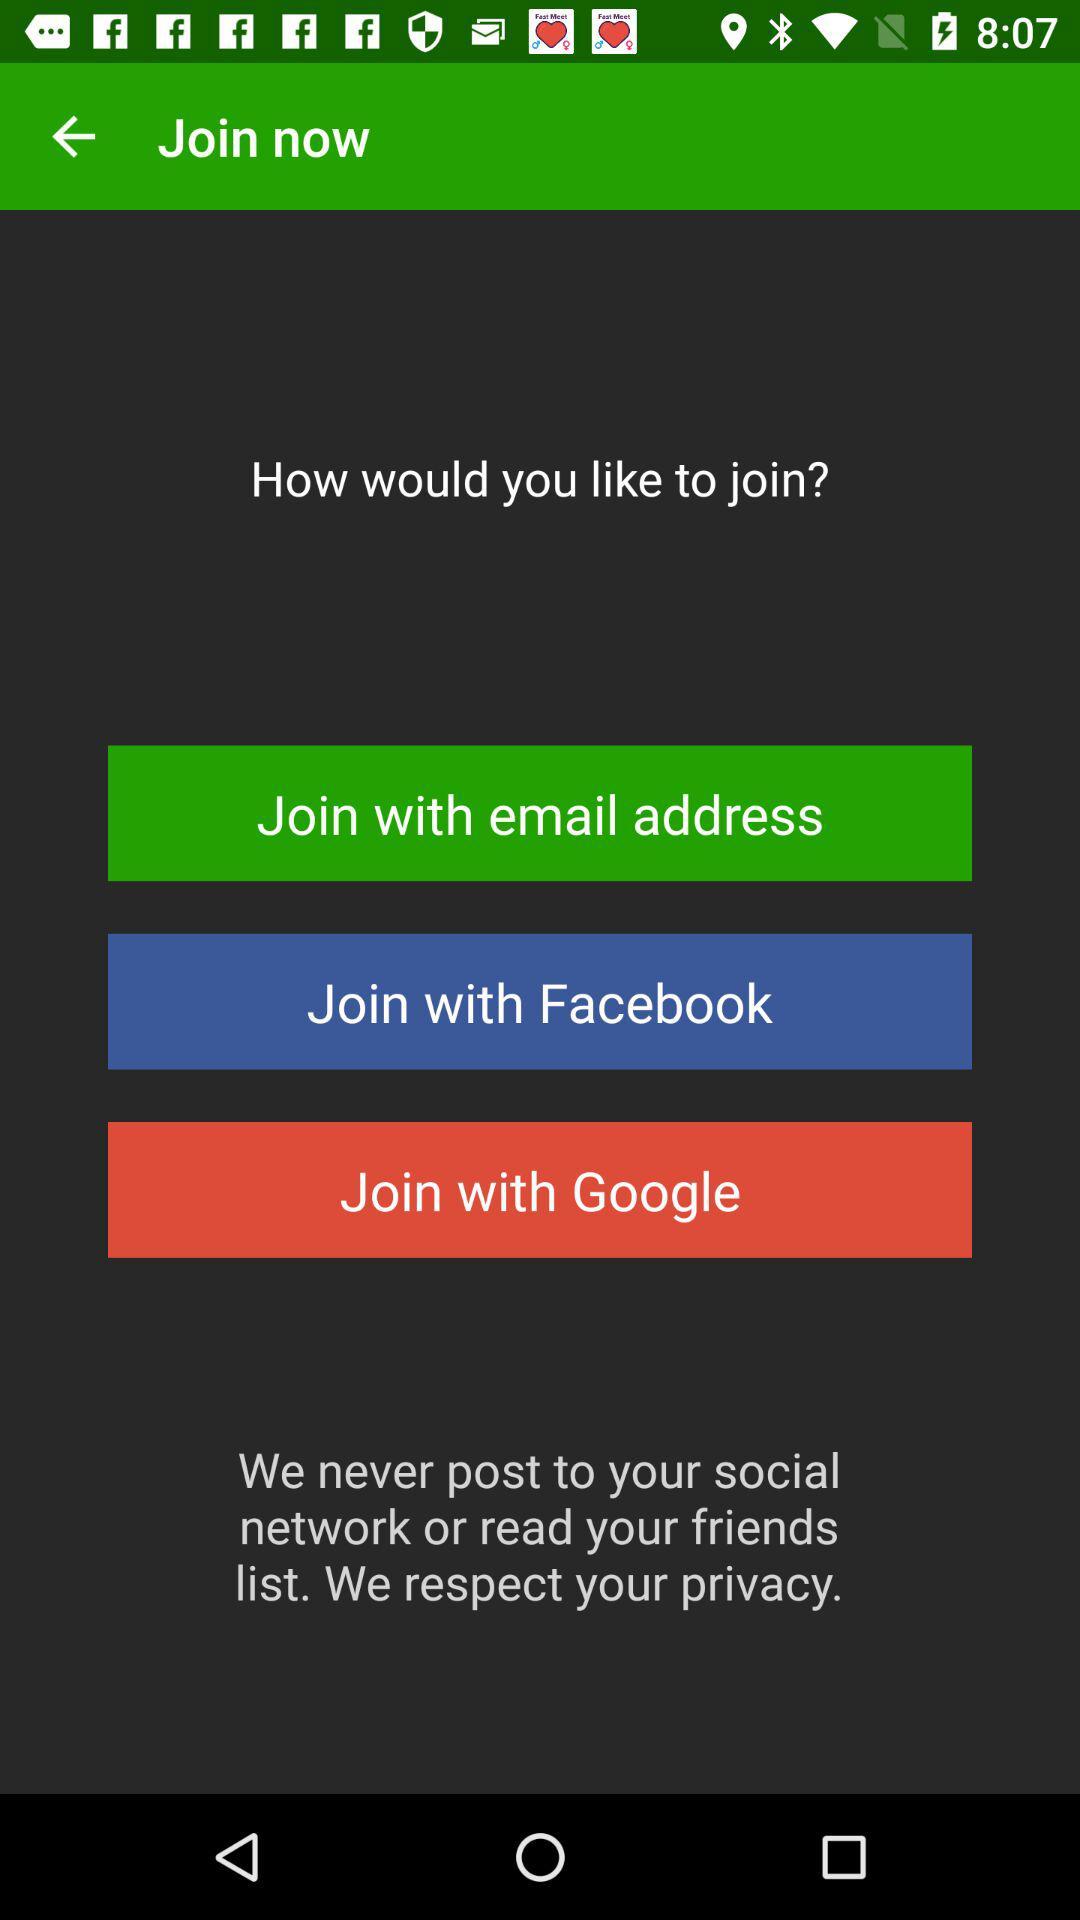 The image size is (1080, 1920). I want to click on the icon next to join now item, so click(72, 135).